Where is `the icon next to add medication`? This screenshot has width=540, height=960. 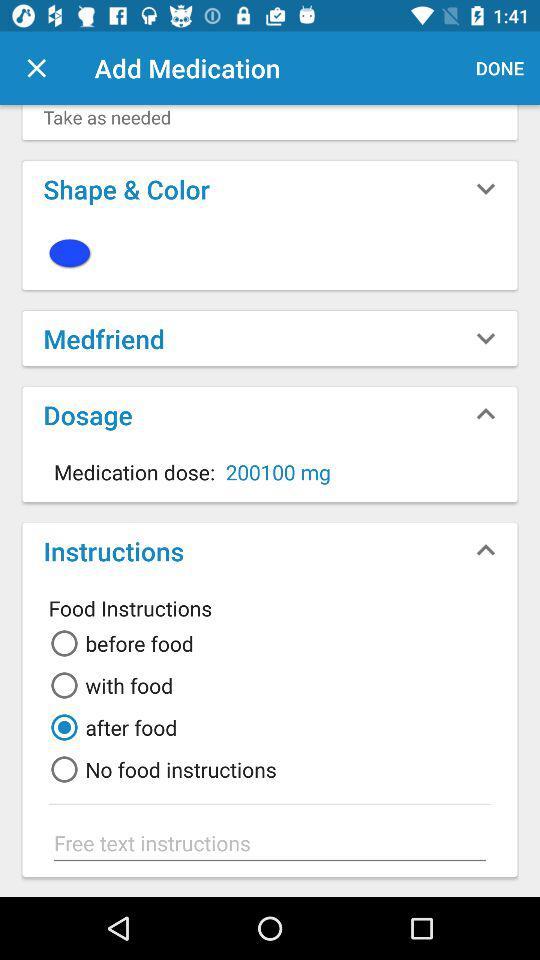 the icon next to add medication is located at coordinates (36, 68).